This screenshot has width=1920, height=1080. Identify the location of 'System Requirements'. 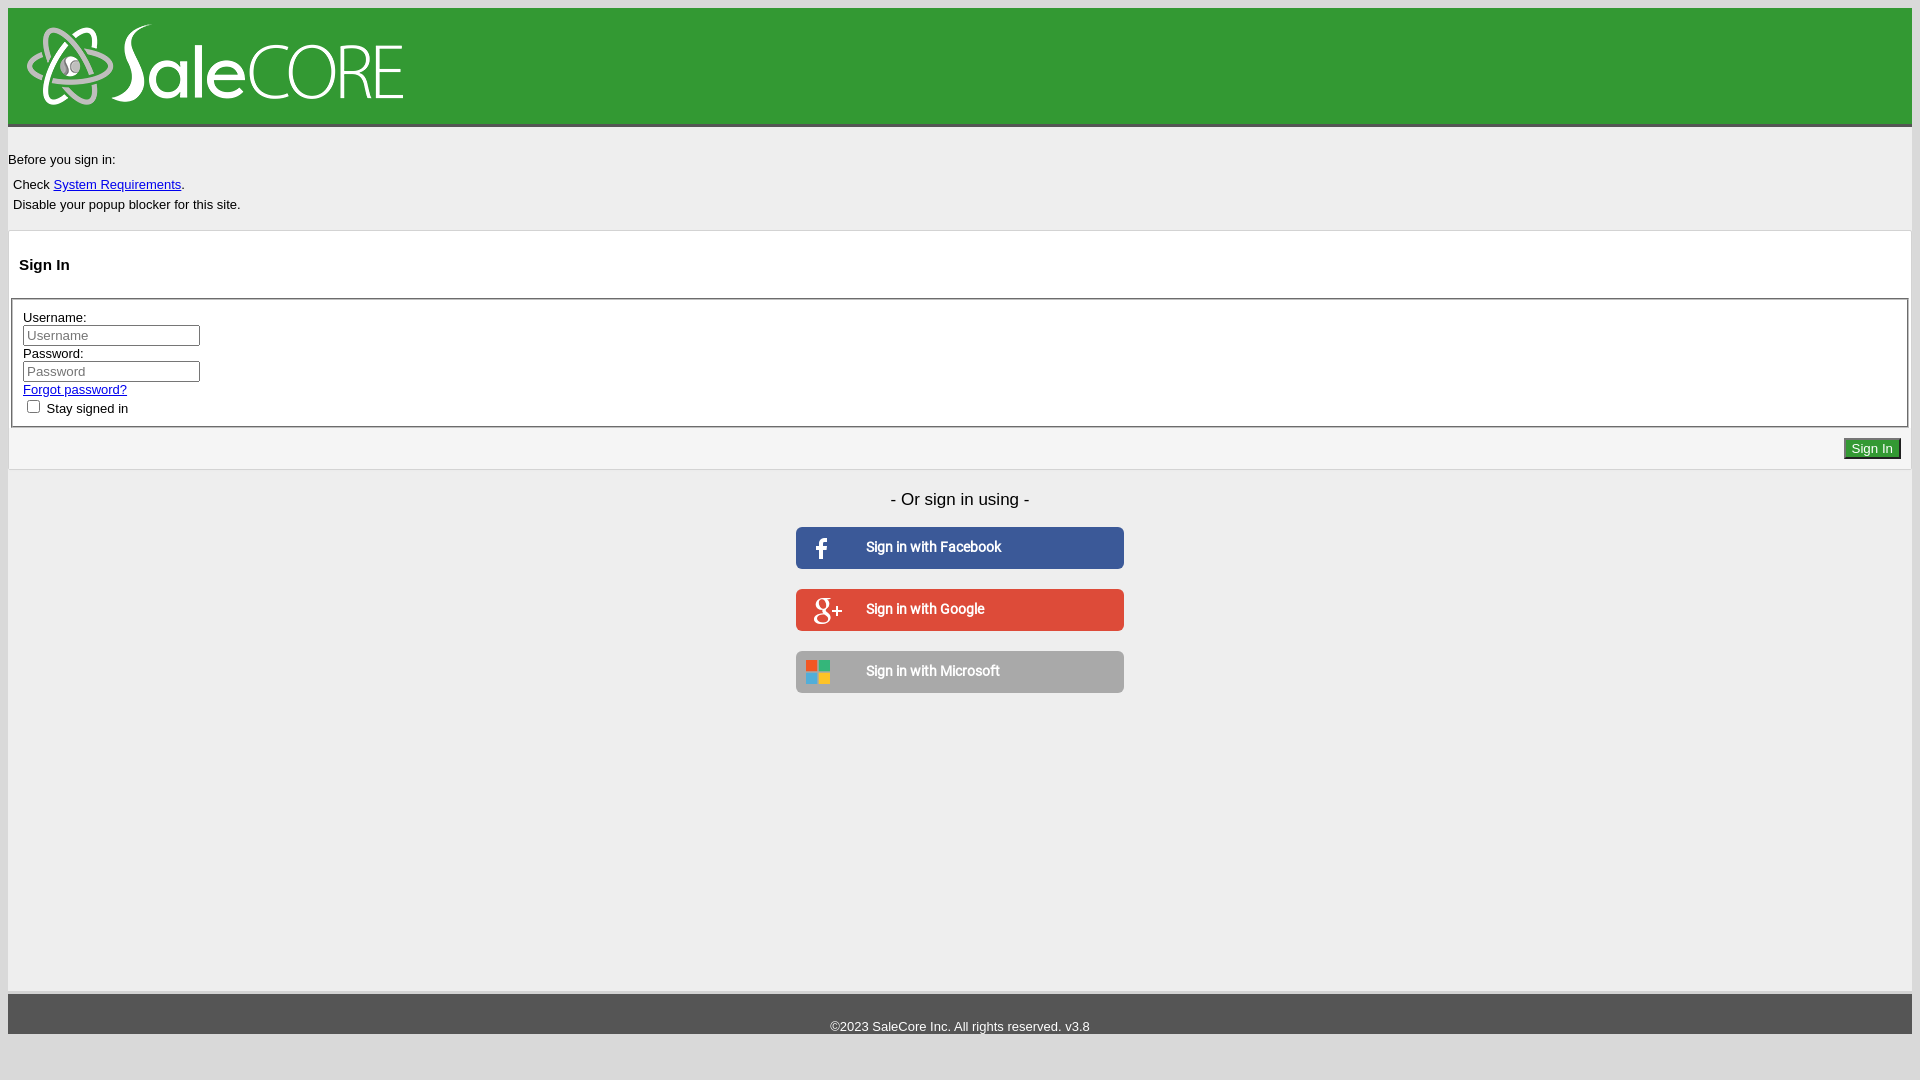
(115, 184).